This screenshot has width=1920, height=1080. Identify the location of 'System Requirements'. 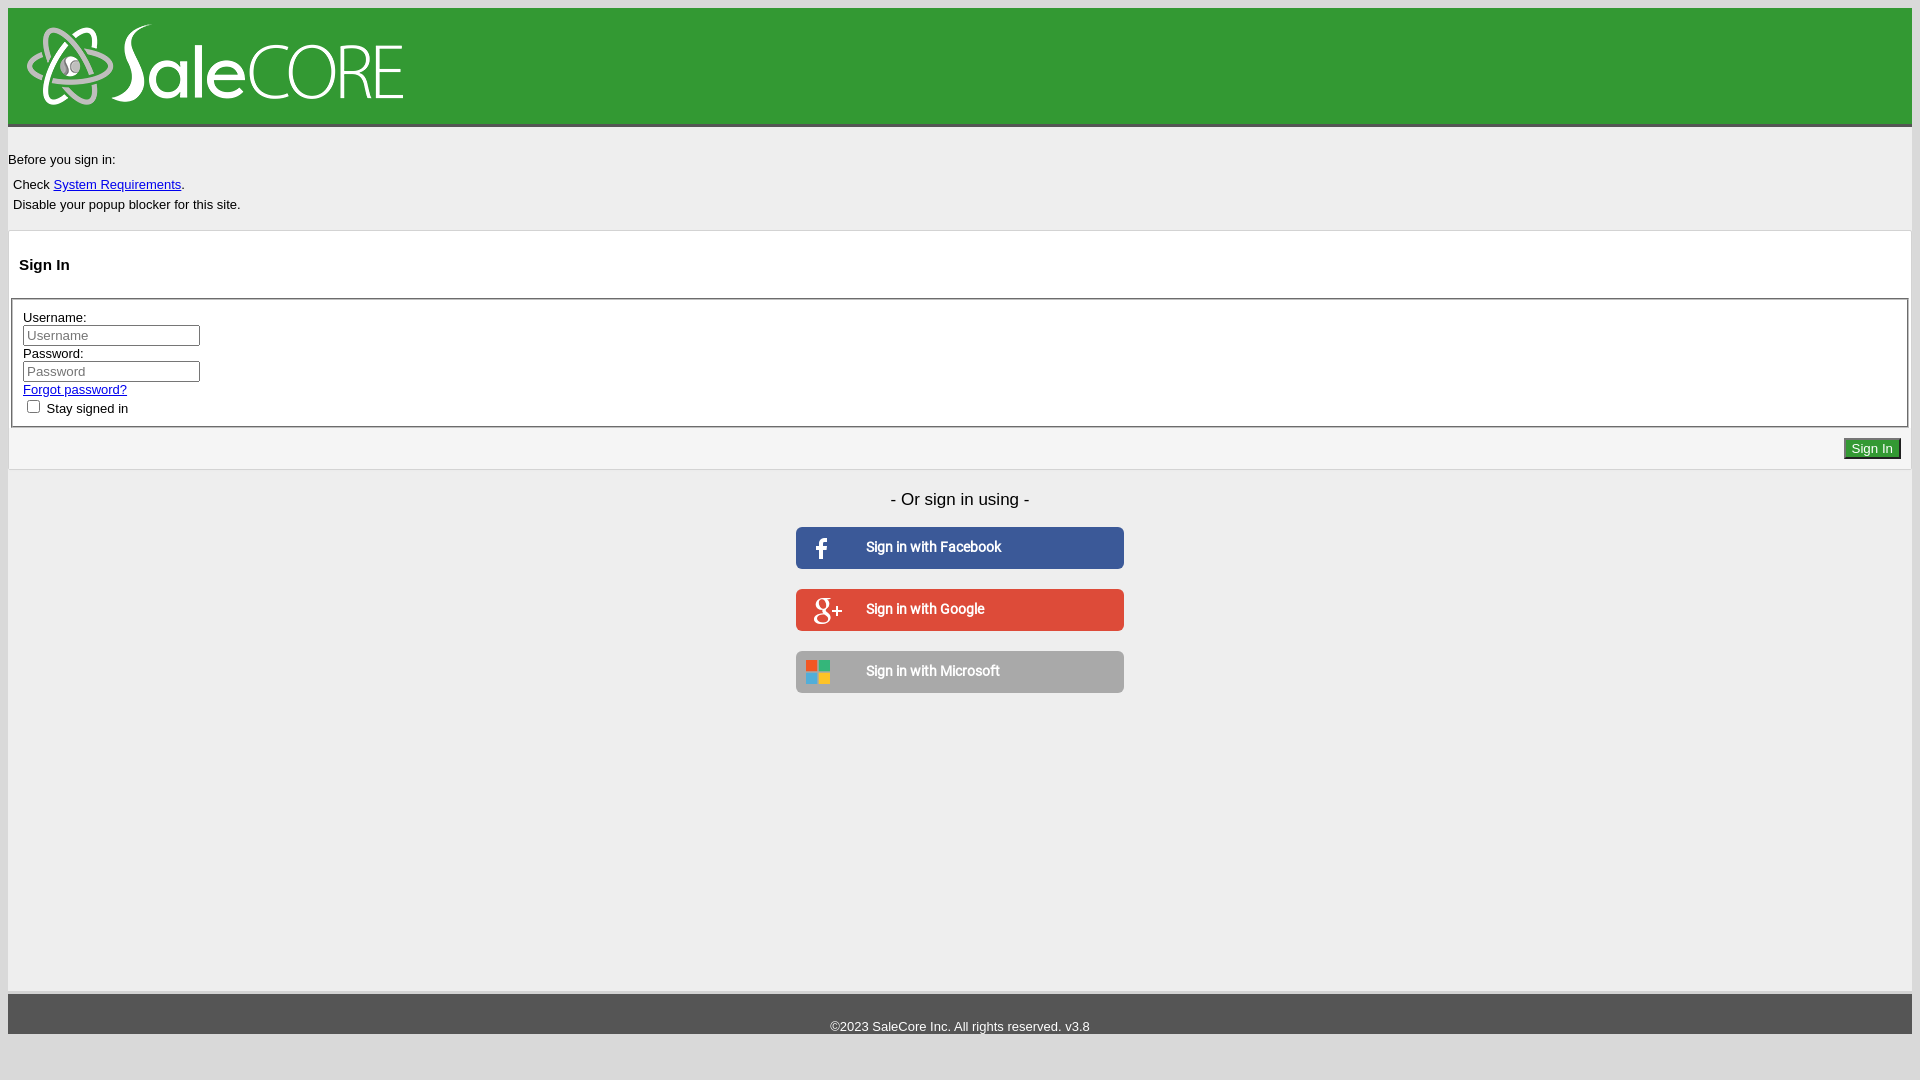
(115, 184).